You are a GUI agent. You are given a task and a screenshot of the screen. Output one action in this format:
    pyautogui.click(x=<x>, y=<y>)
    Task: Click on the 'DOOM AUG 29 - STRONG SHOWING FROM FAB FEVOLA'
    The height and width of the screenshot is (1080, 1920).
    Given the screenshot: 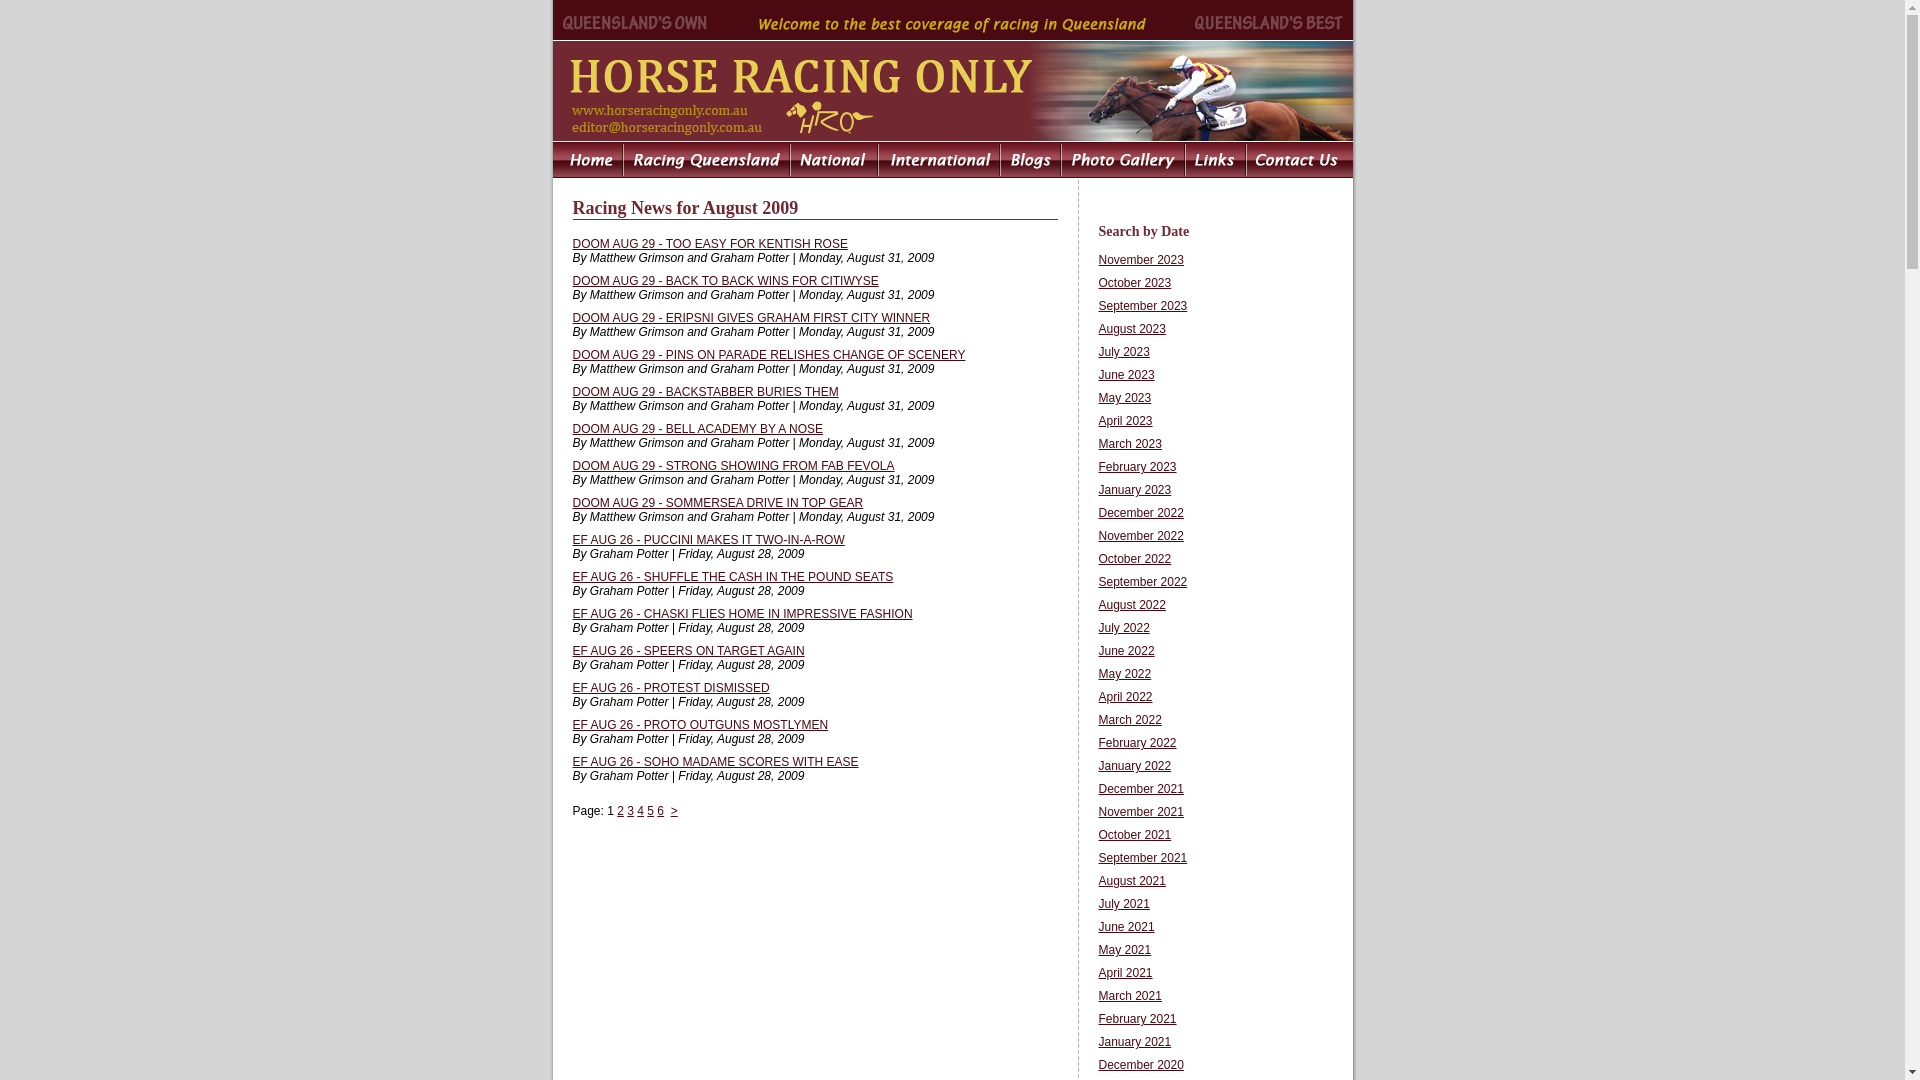 What is the action you would take?
    pyautogui.click(x=732, y=466)
    